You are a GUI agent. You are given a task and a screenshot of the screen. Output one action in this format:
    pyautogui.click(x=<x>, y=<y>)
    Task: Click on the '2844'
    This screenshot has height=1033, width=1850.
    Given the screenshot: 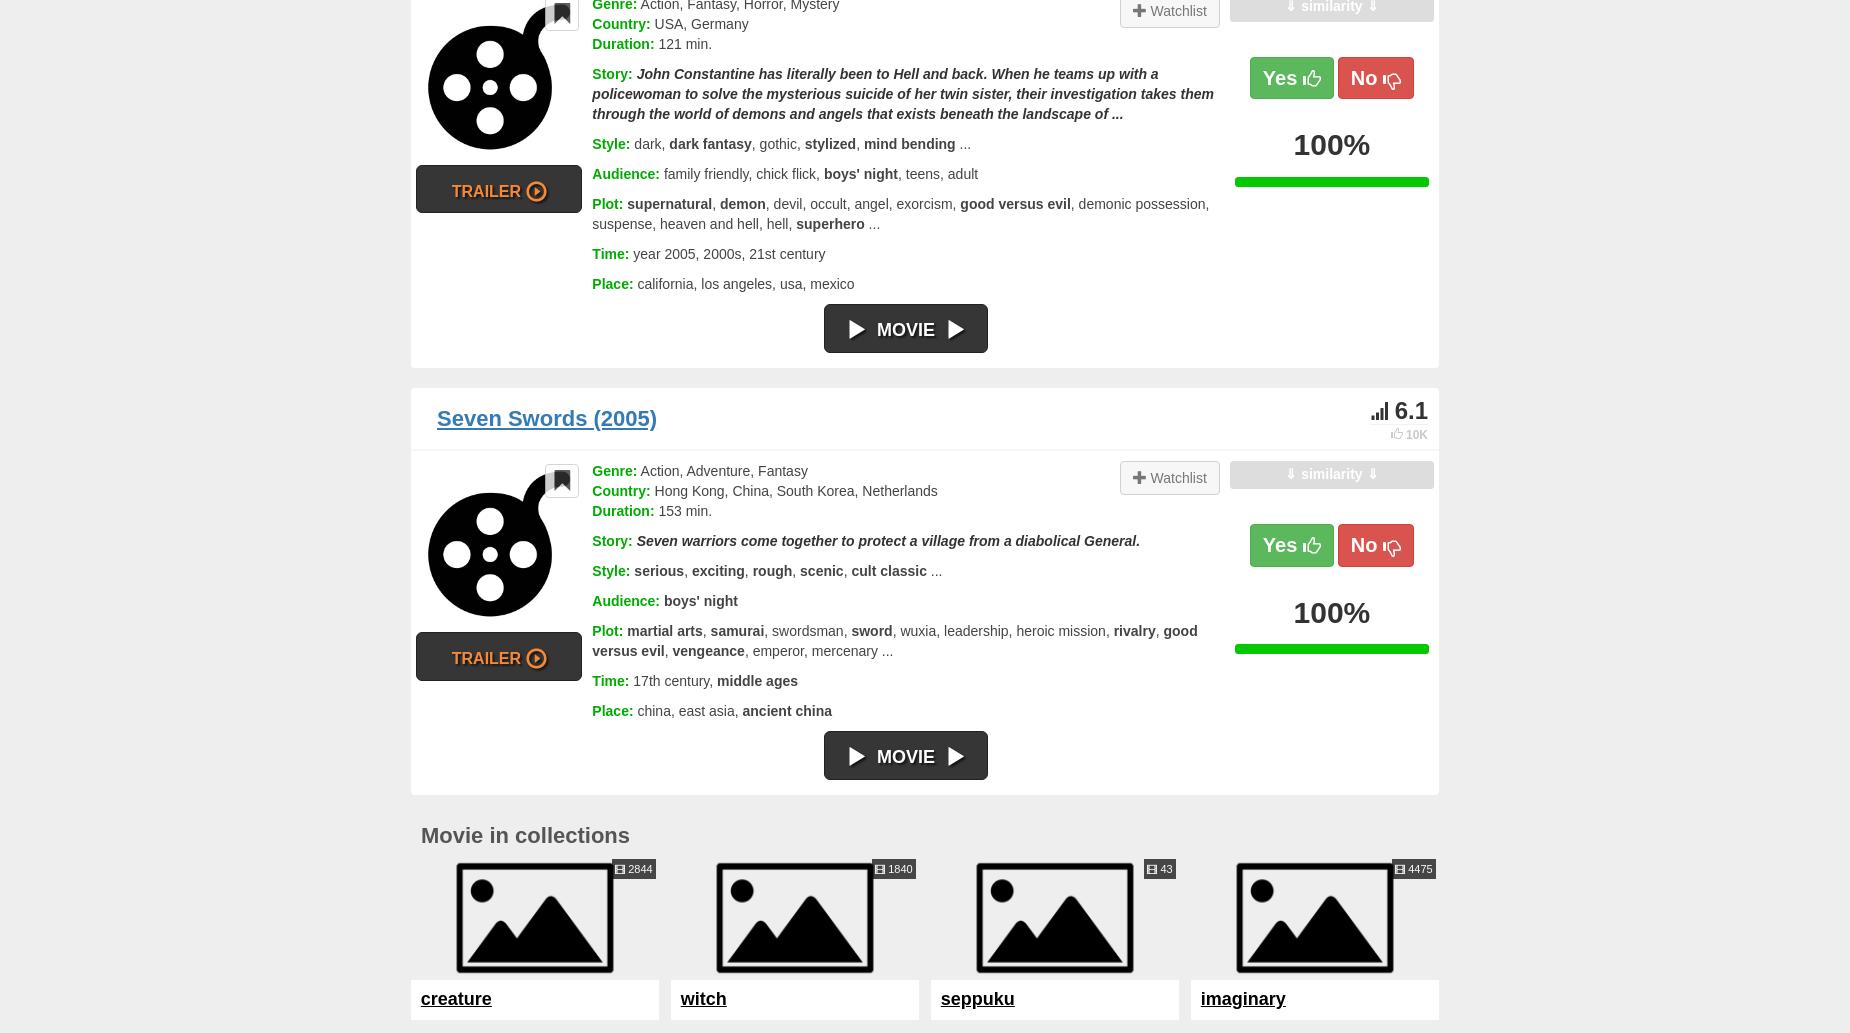 What is the action you would take?
    pyautogui.click(x=638, y=867)
    